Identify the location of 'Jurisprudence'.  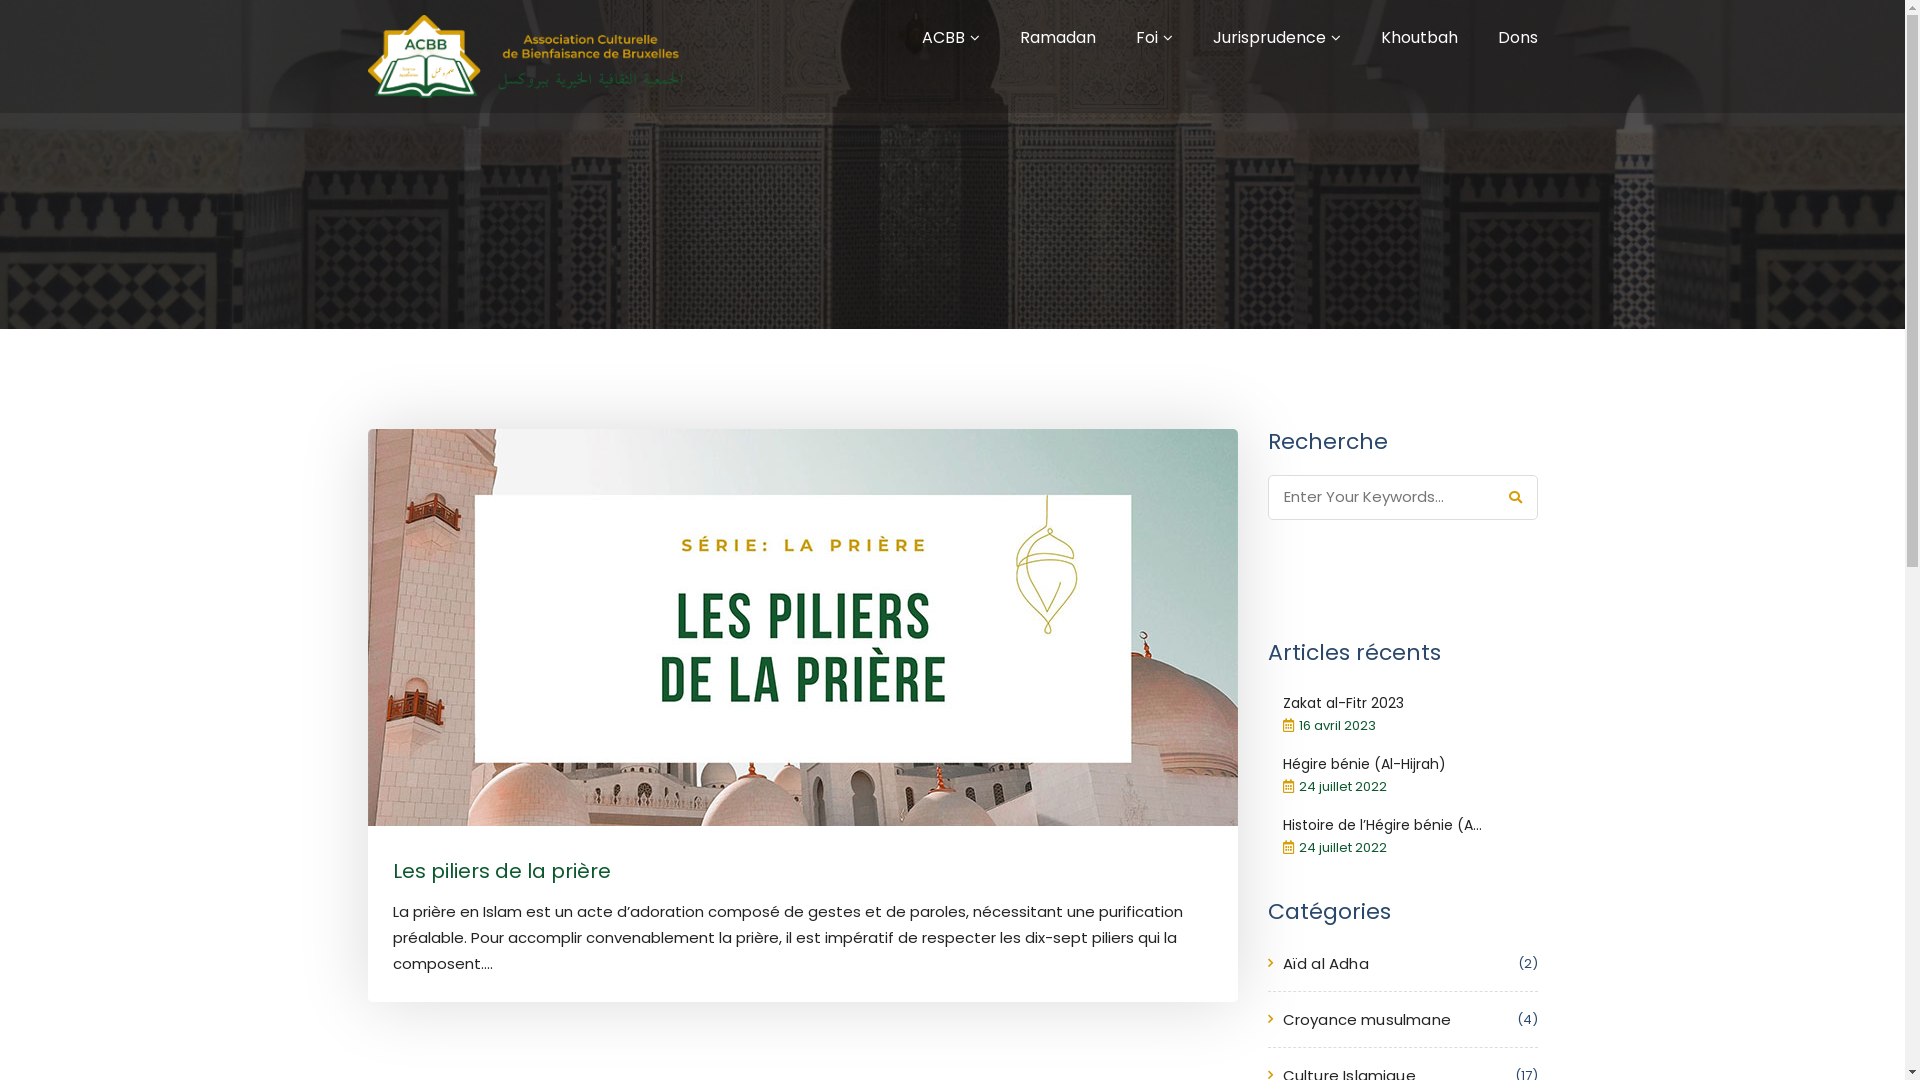
(1210, 37).